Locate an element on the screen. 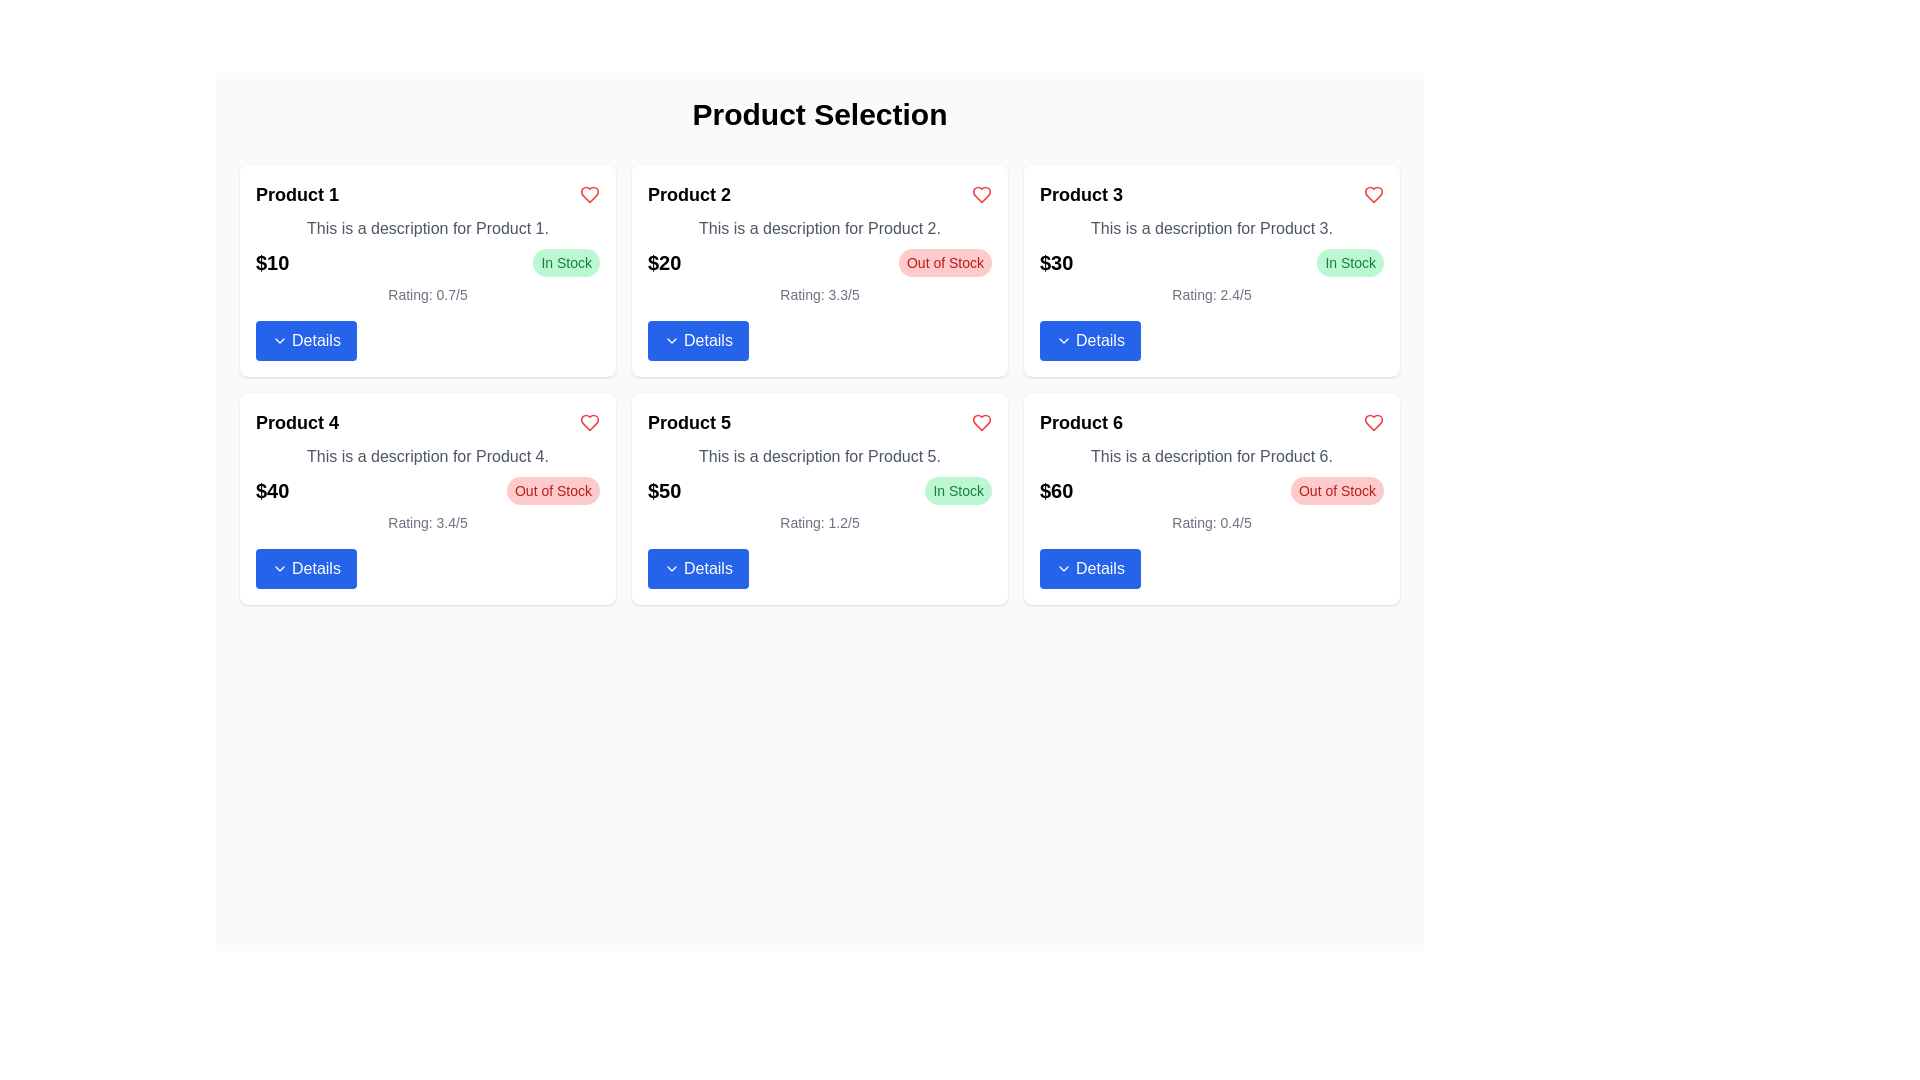  the availability badge indicating 'In Stock' within the 'Product 5' card is located at coordinates (820, 490).